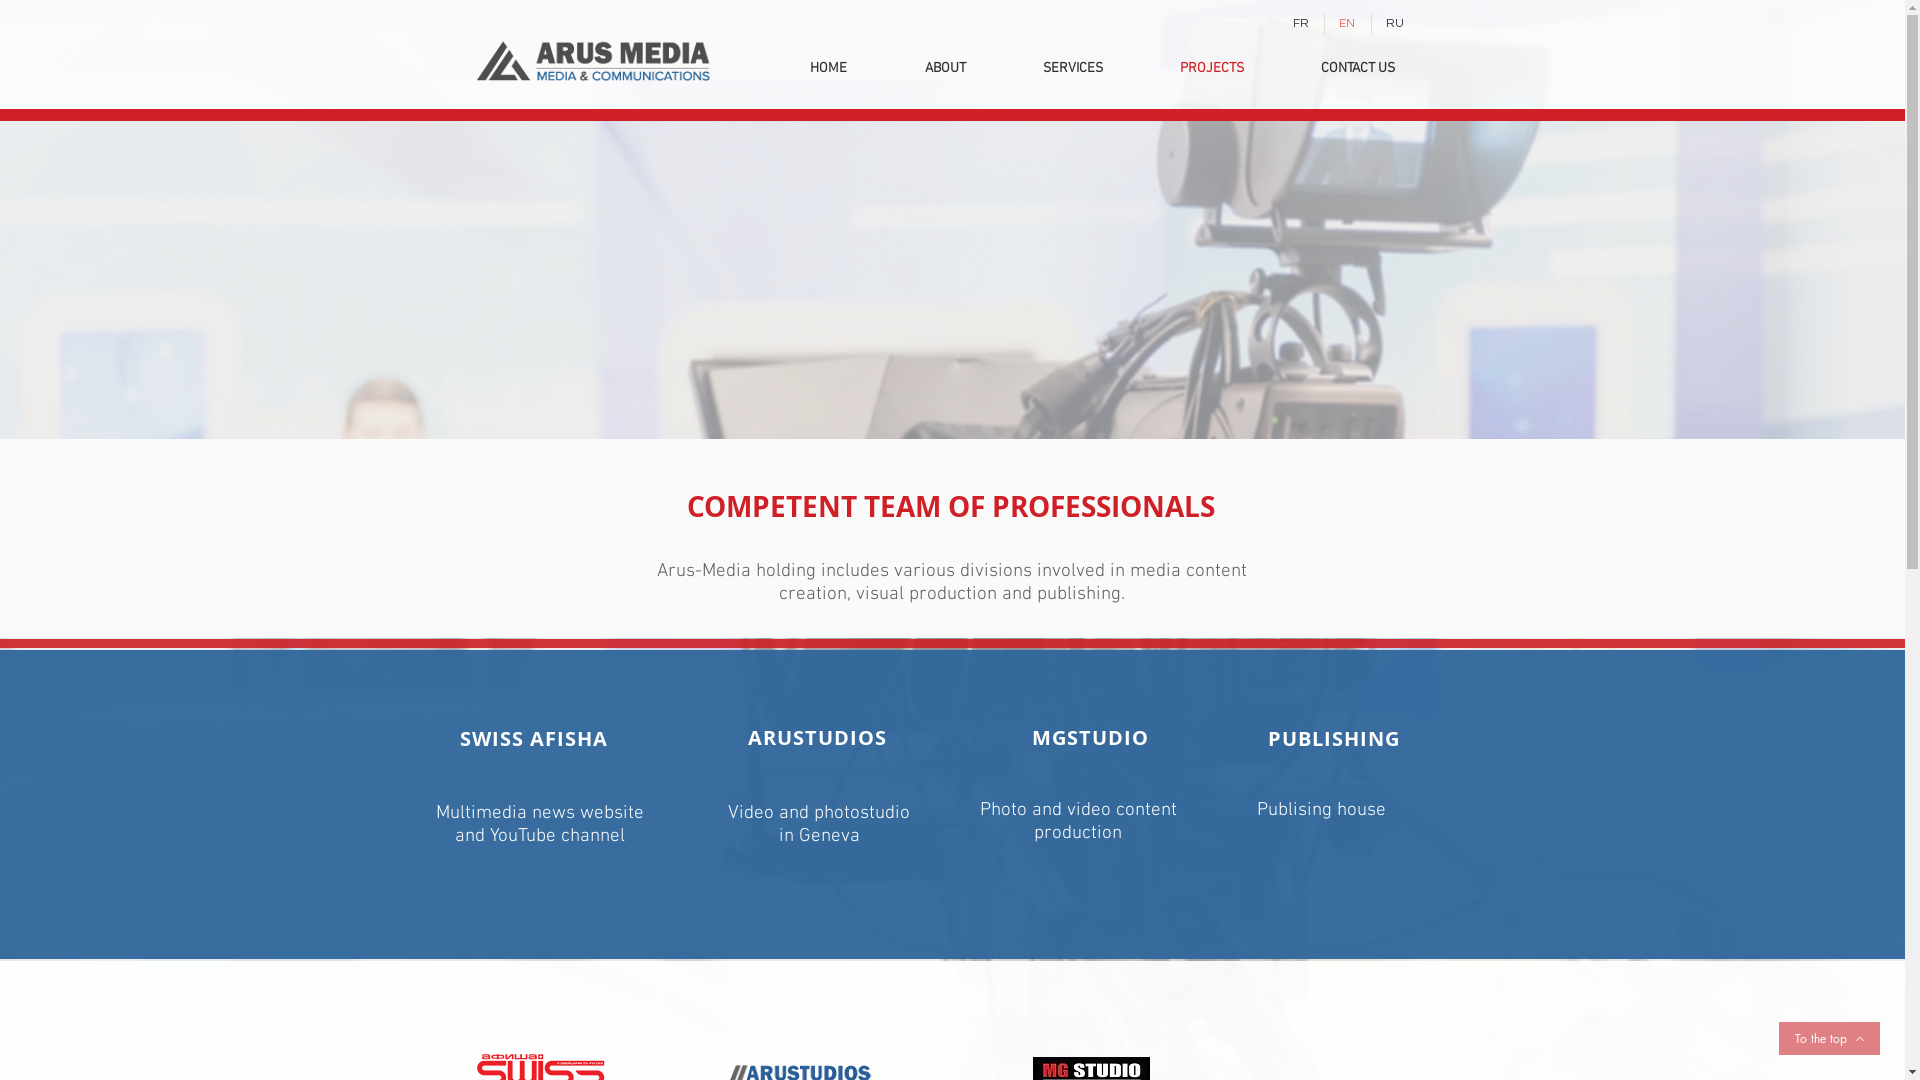 The width and height of the screenshot is (1920, 1080). Describe the element at coordinates (827, 67) in the screenshot. I see `'HOME'` at that location.